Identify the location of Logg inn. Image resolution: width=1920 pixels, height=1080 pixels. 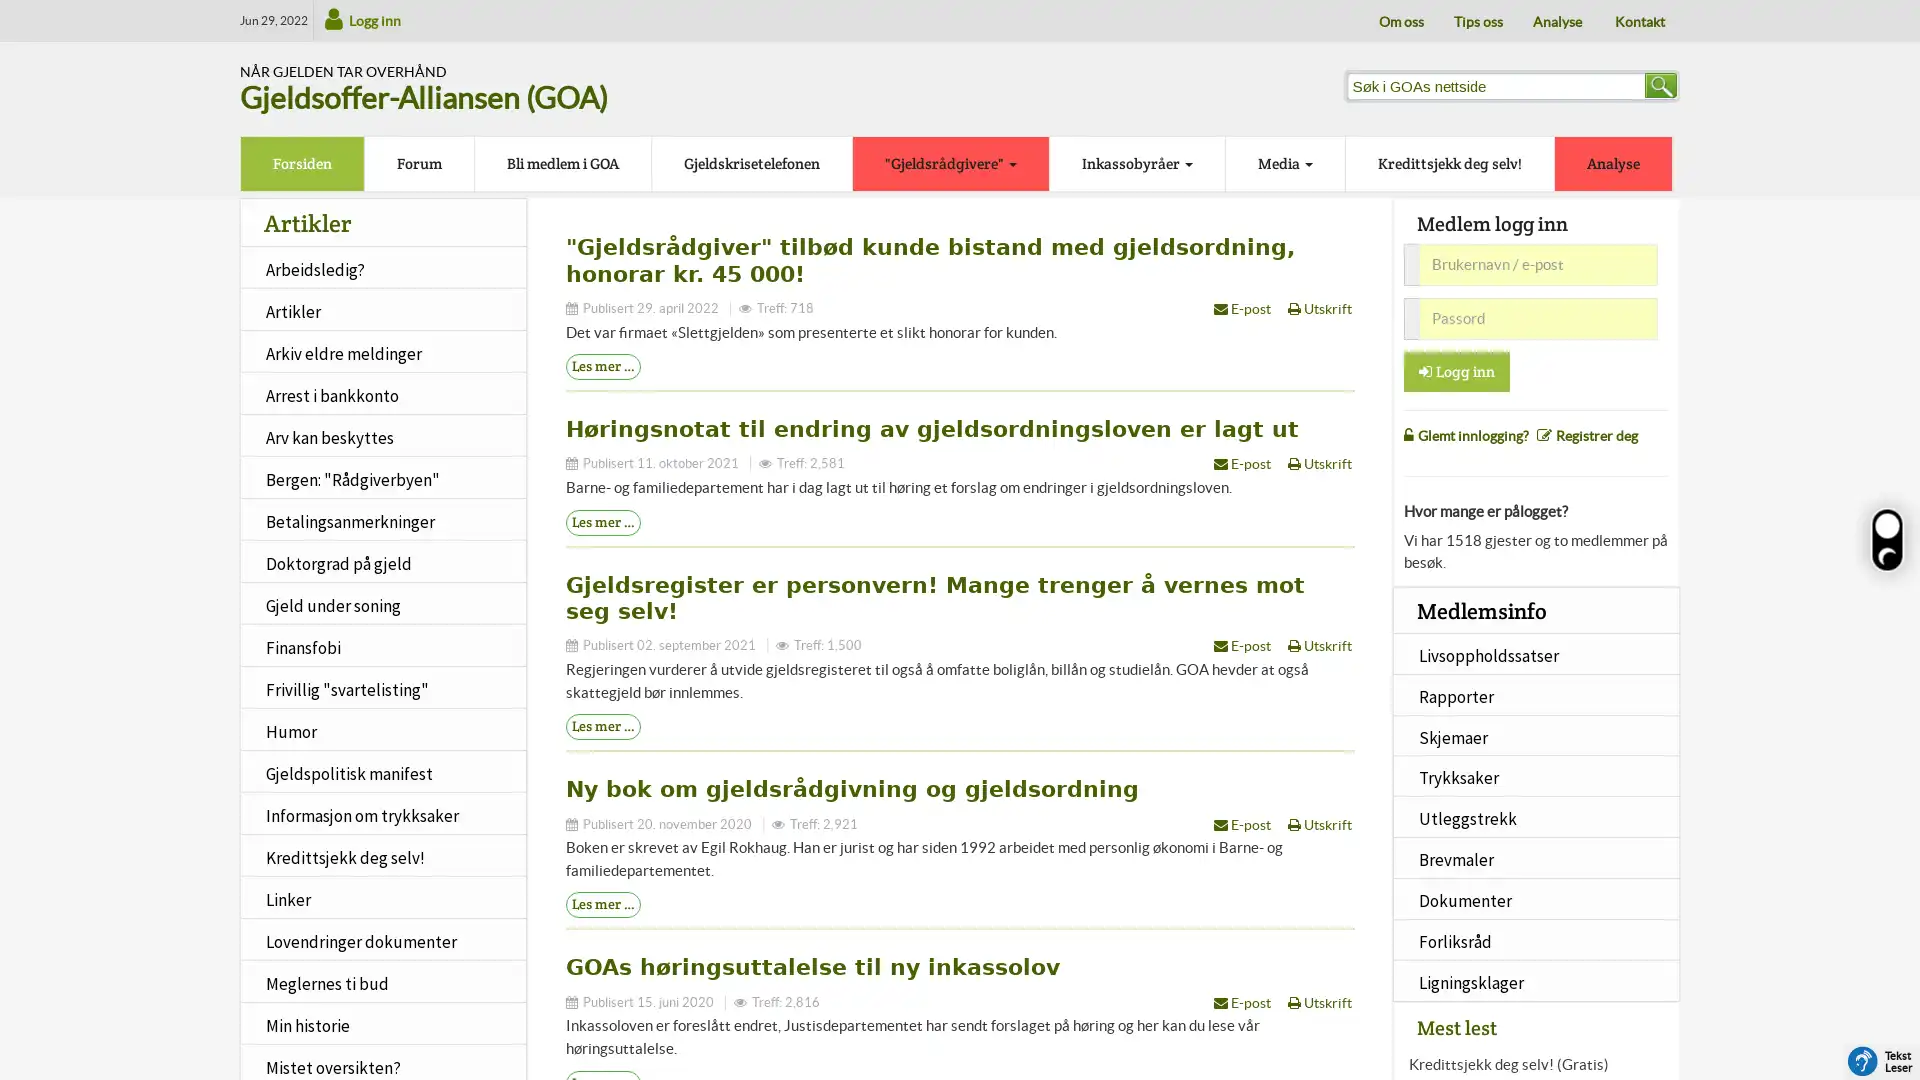
(1457, 370).